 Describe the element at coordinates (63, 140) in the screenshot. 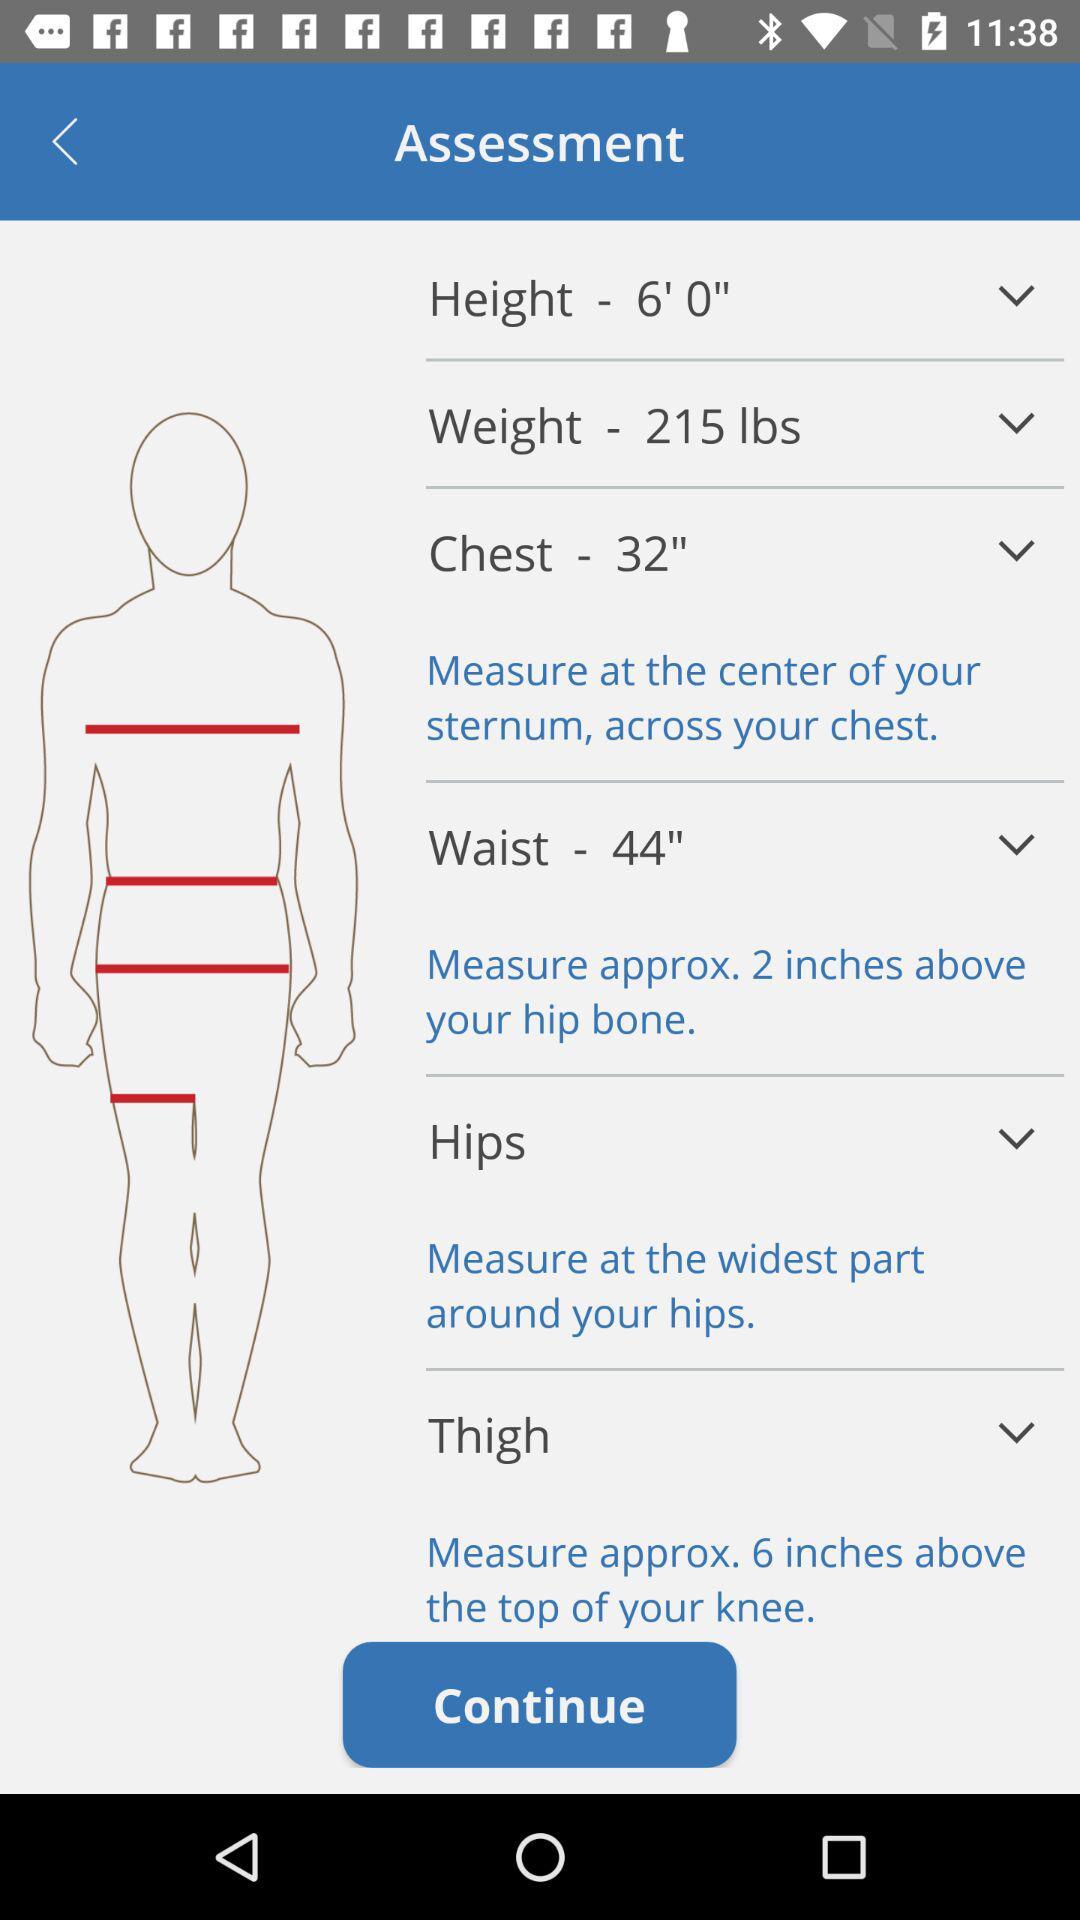

I see `icon to the left of the assessment icon` at that location.